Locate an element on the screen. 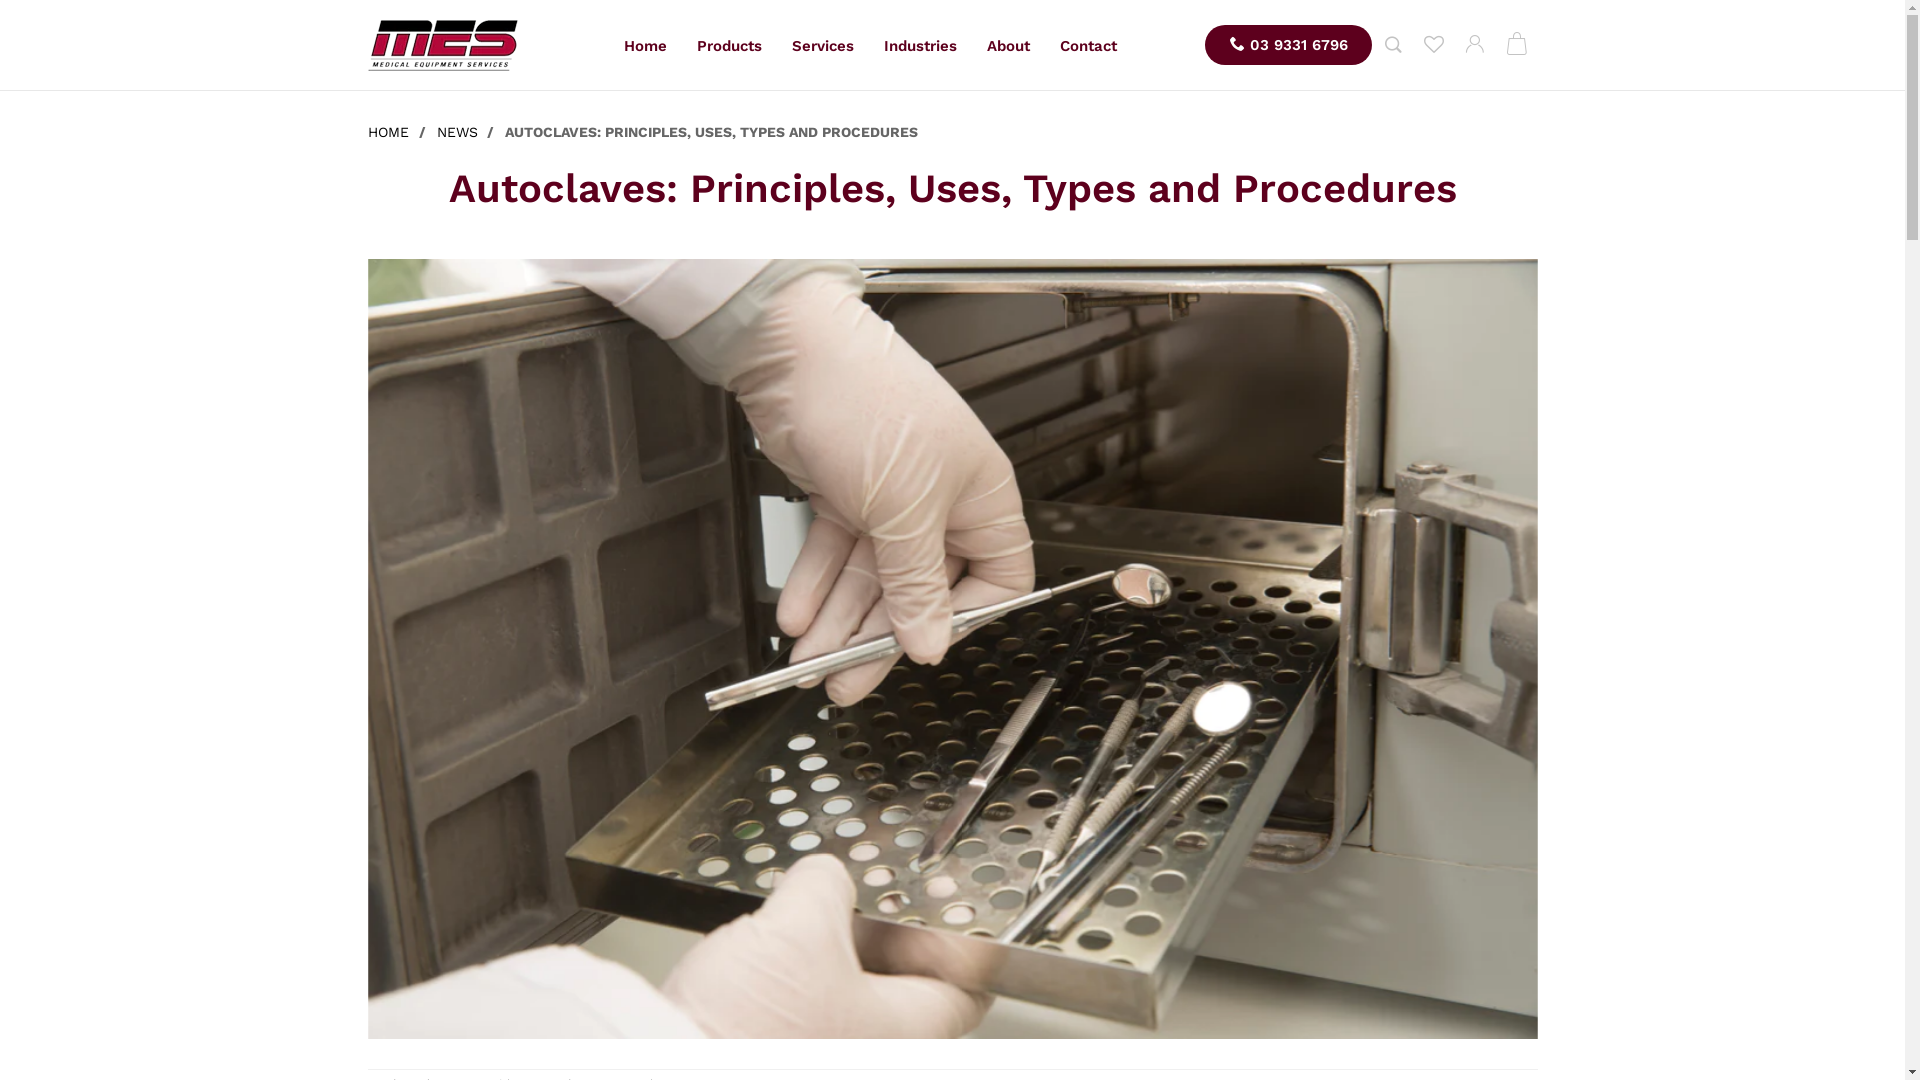 The image size is (1920, 1080). 'MES' is located at coordinates (441, 45).